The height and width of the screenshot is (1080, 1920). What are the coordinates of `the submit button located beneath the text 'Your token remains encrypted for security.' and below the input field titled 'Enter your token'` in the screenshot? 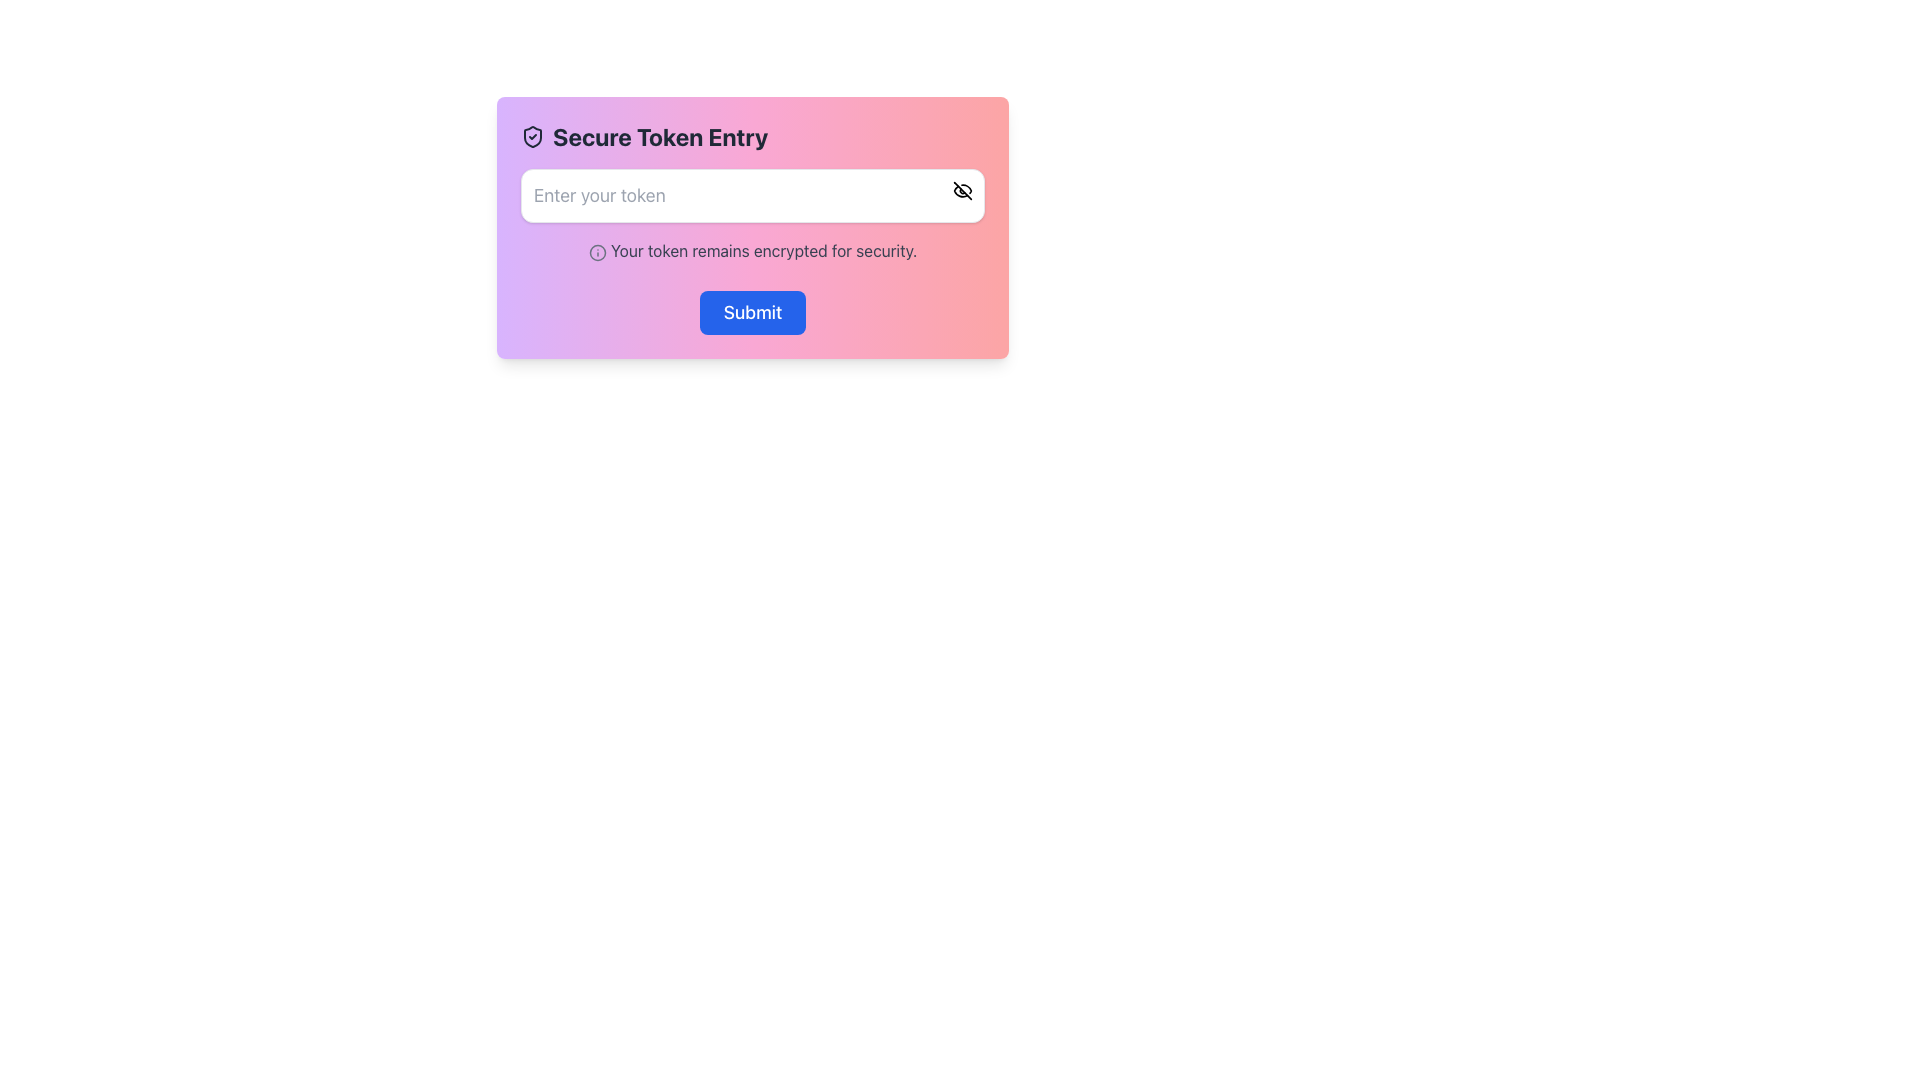 It's located at (752, 312).